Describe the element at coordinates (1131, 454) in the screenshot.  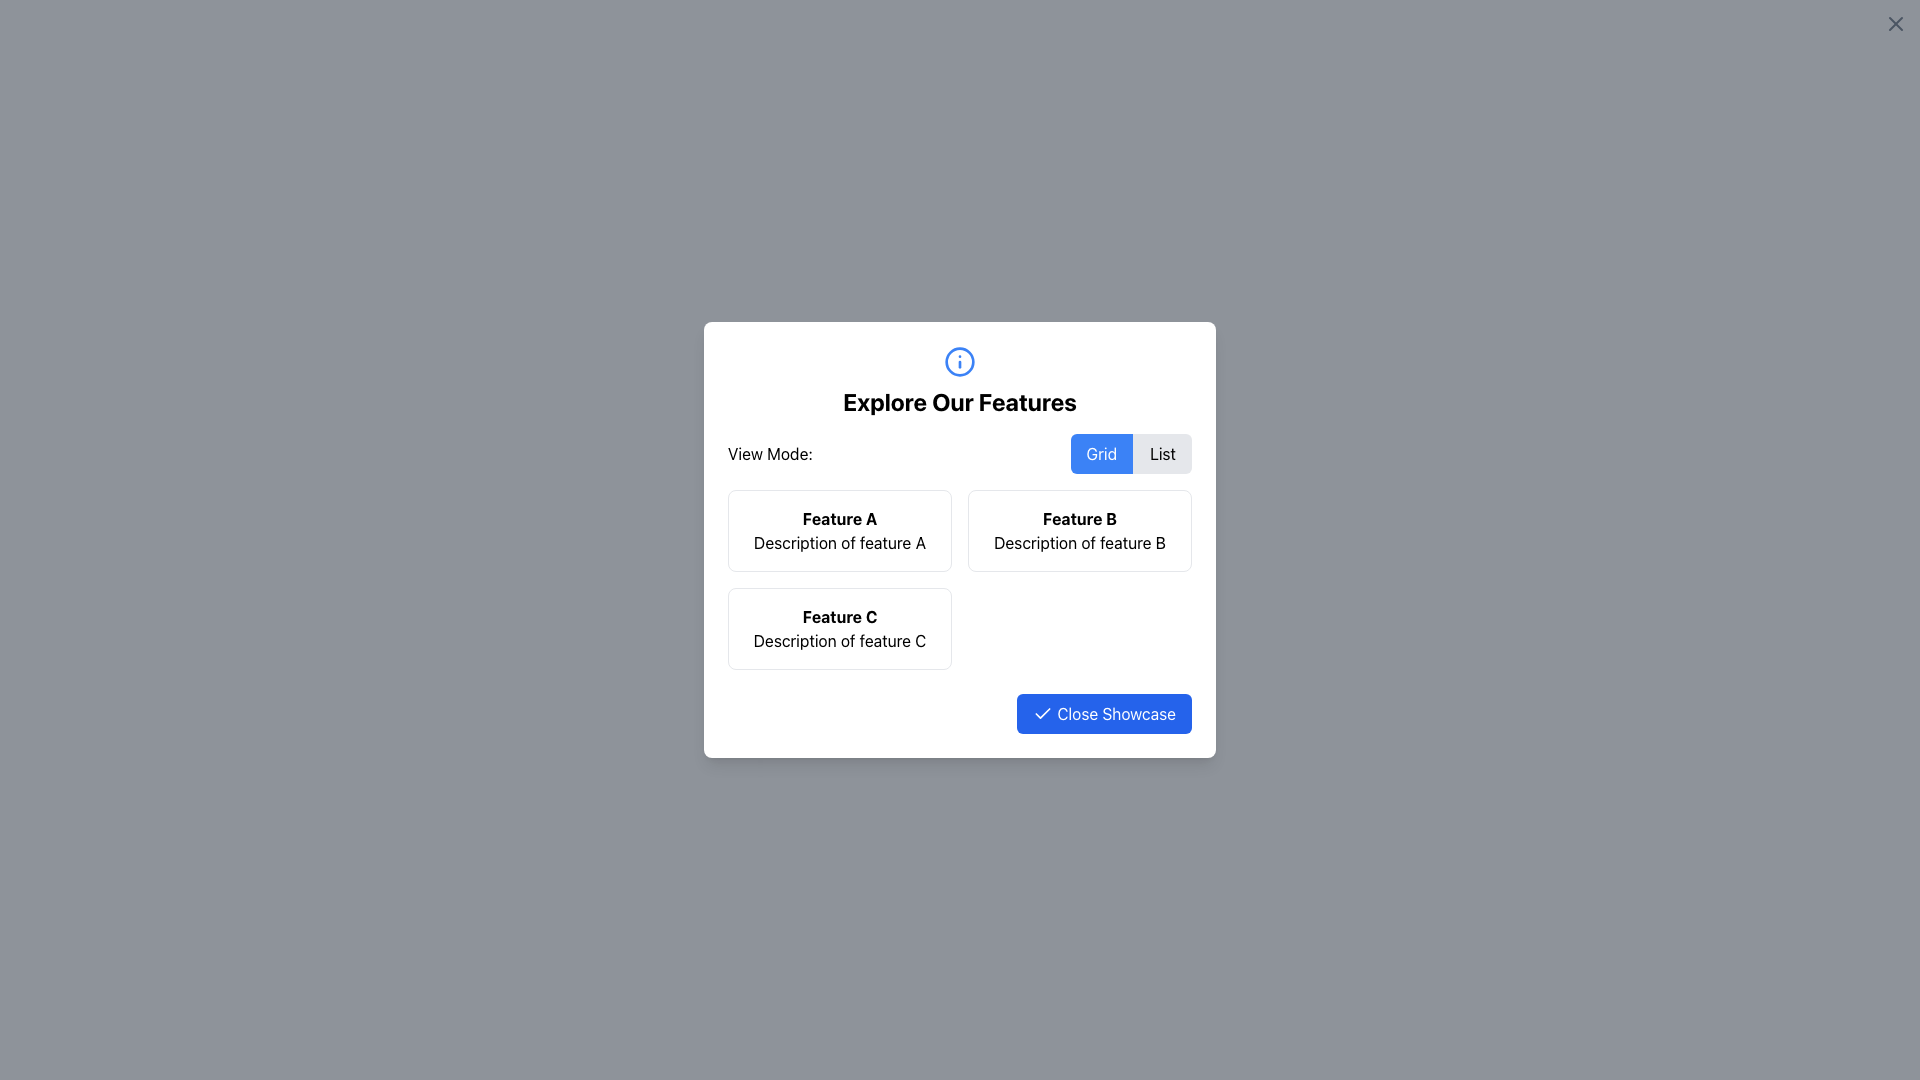
I see `the segmented control with toggle buttons labeled 'Grid' and 'List'` at that location.